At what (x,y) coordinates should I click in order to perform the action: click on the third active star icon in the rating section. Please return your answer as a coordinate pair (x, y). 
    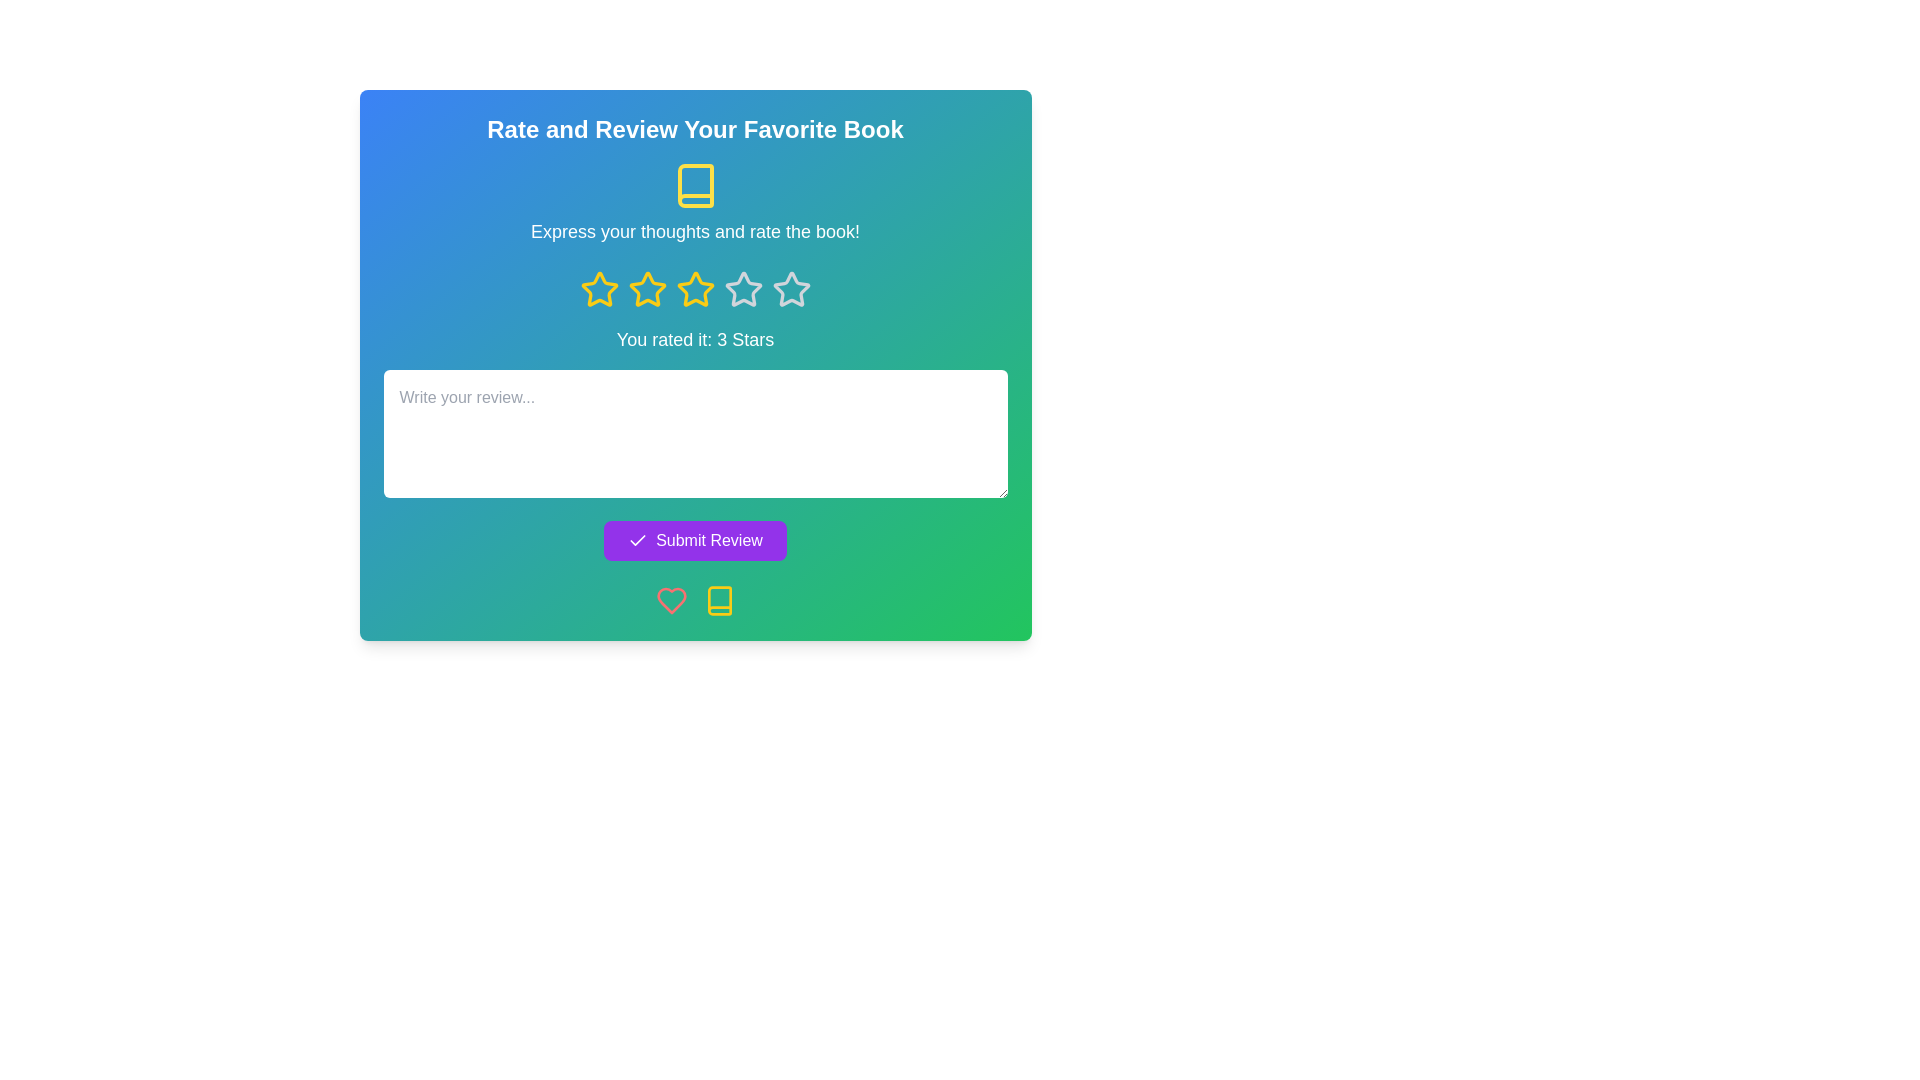
    Looking at the image, I should click on (695, 289).